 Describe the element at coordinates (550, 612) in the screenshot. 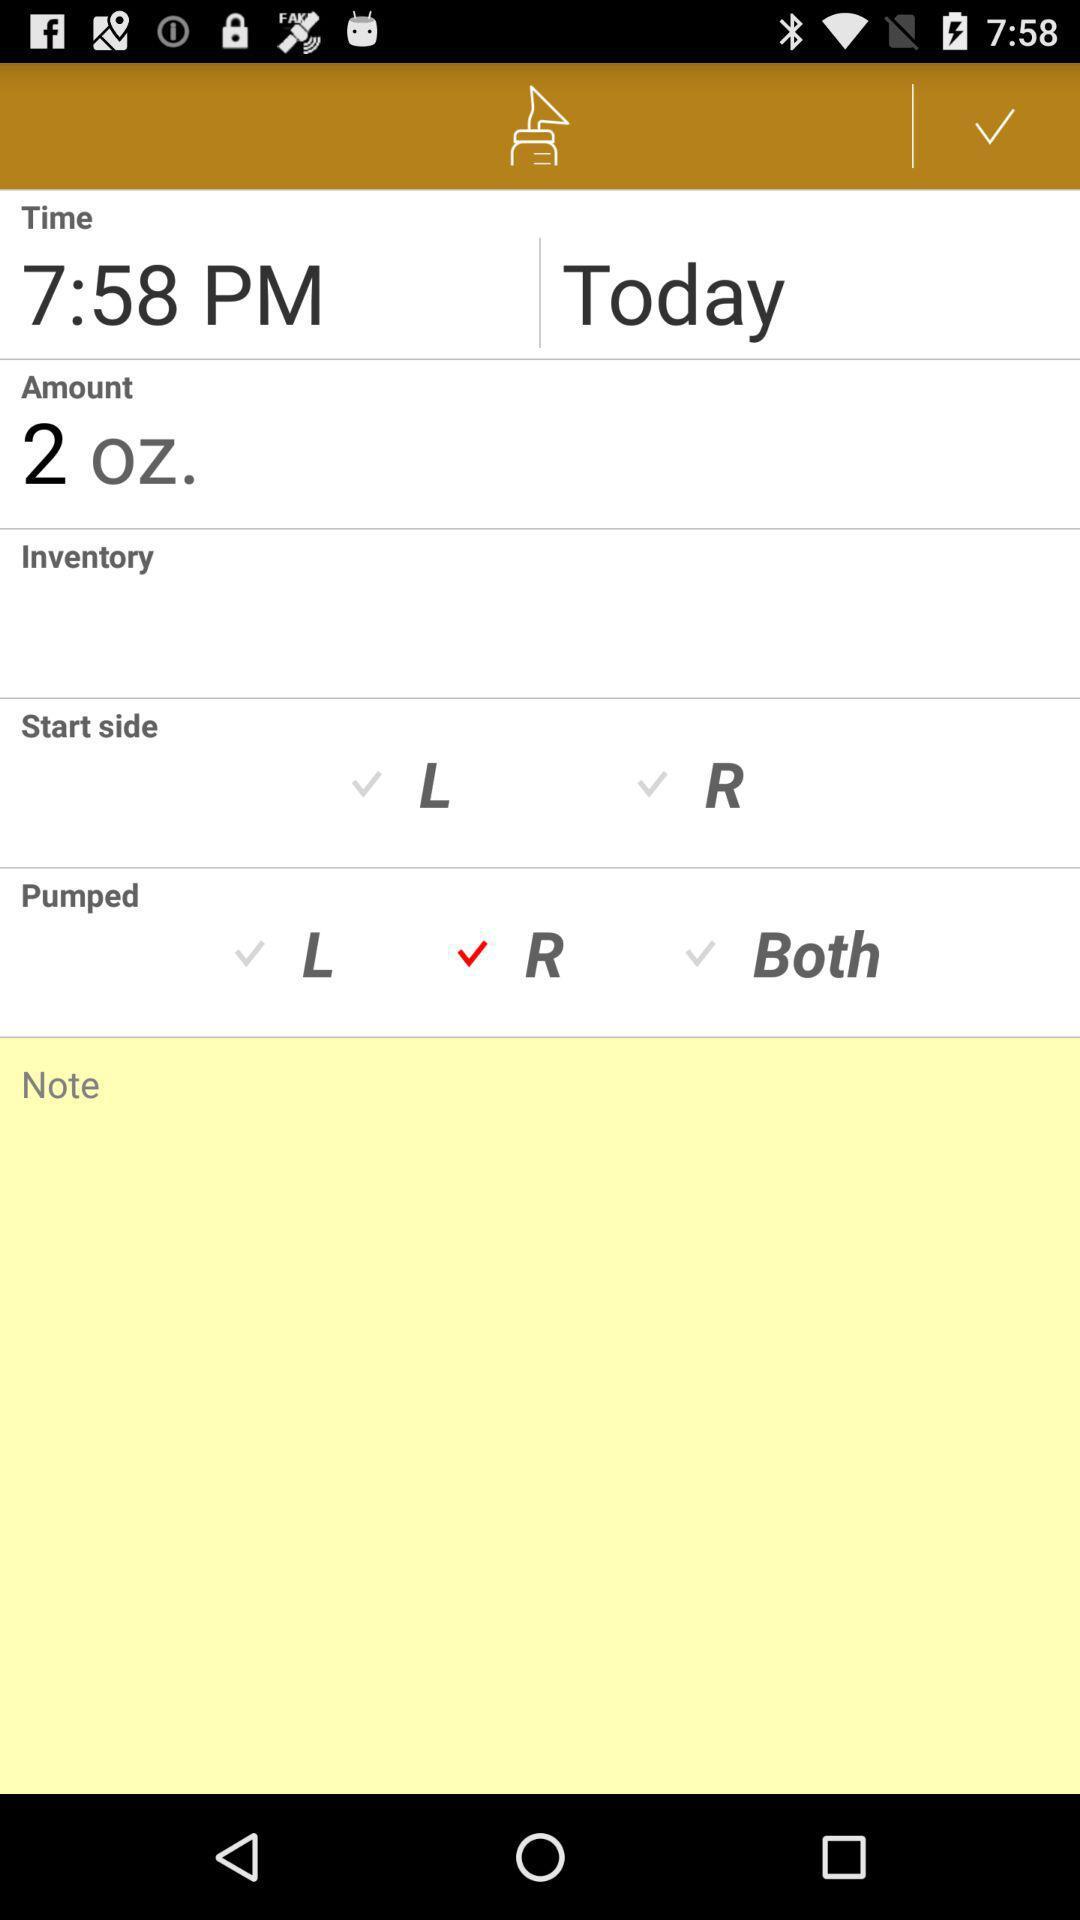

I see `text` at that location.